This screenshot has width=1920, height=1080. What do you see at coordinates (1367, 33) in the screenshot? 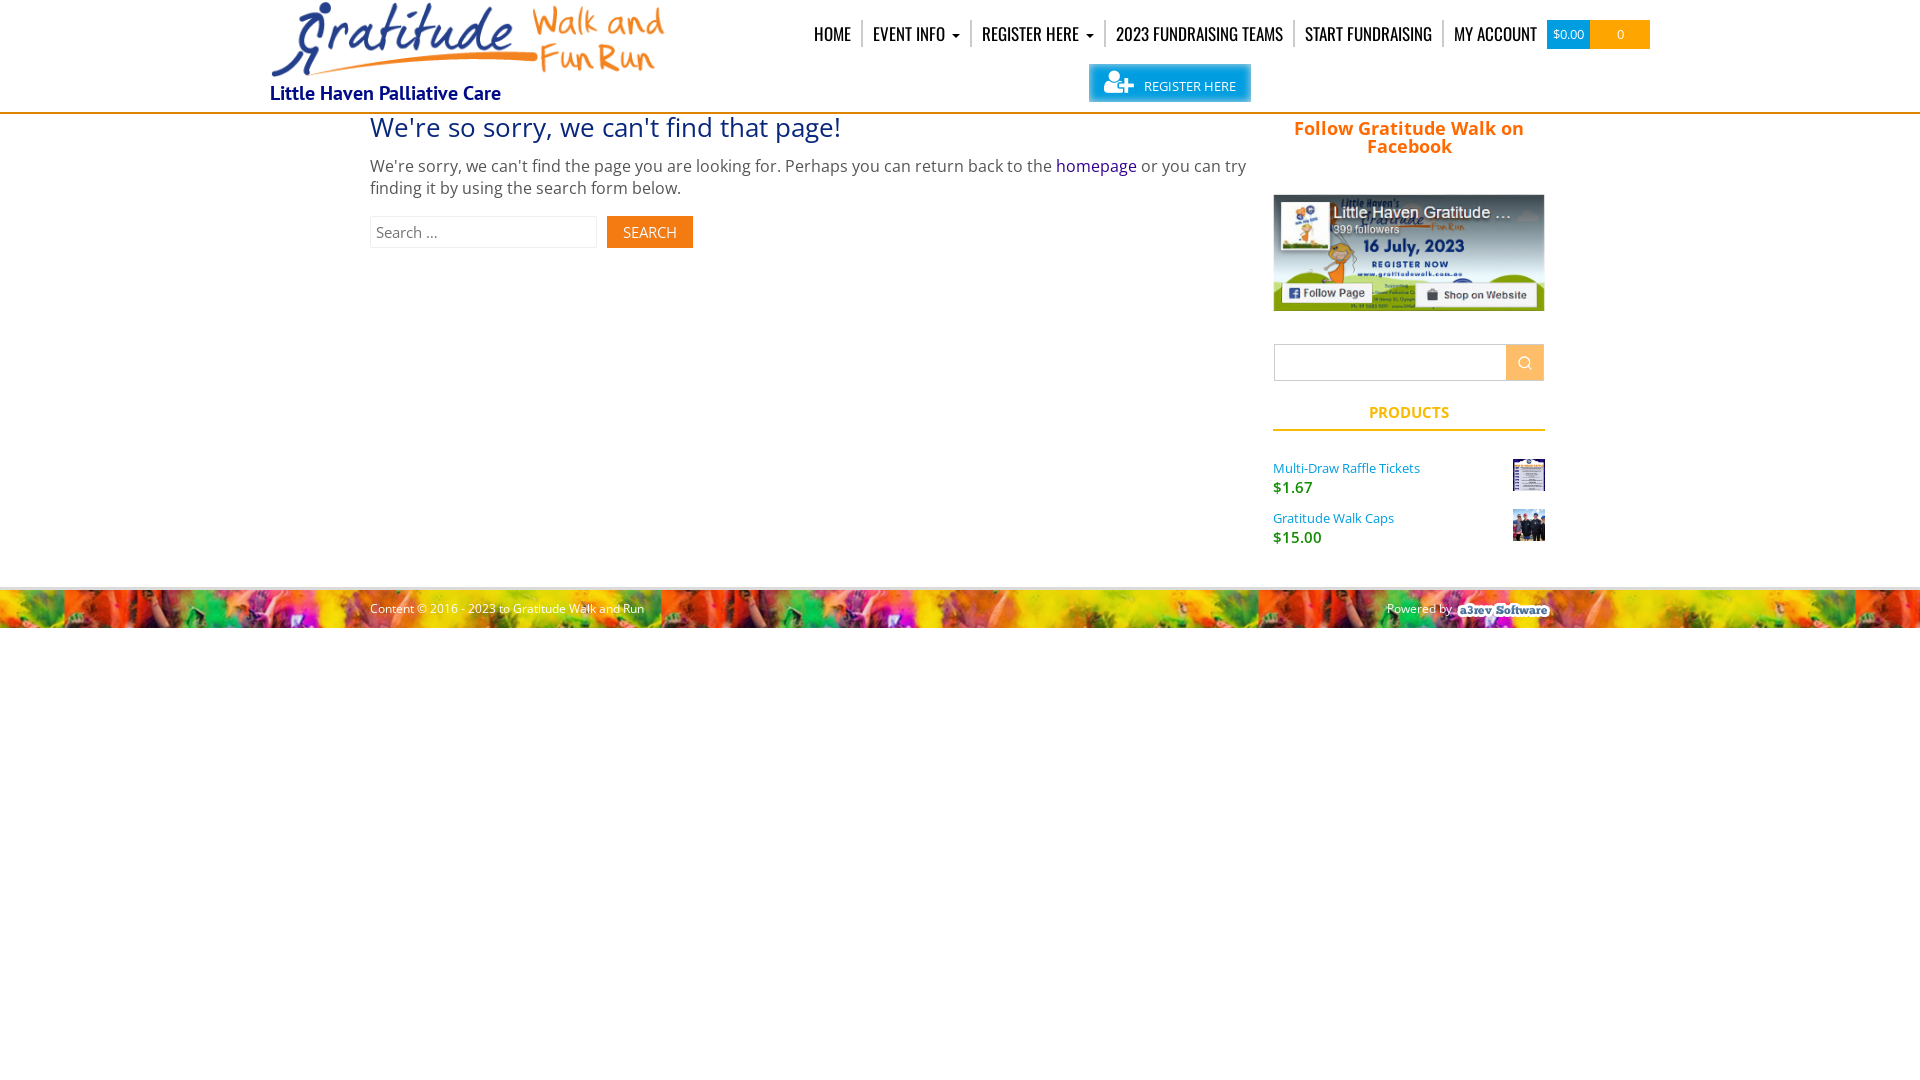
I see `'START FUNDRAISING'` at bounding box center [1367, 33].